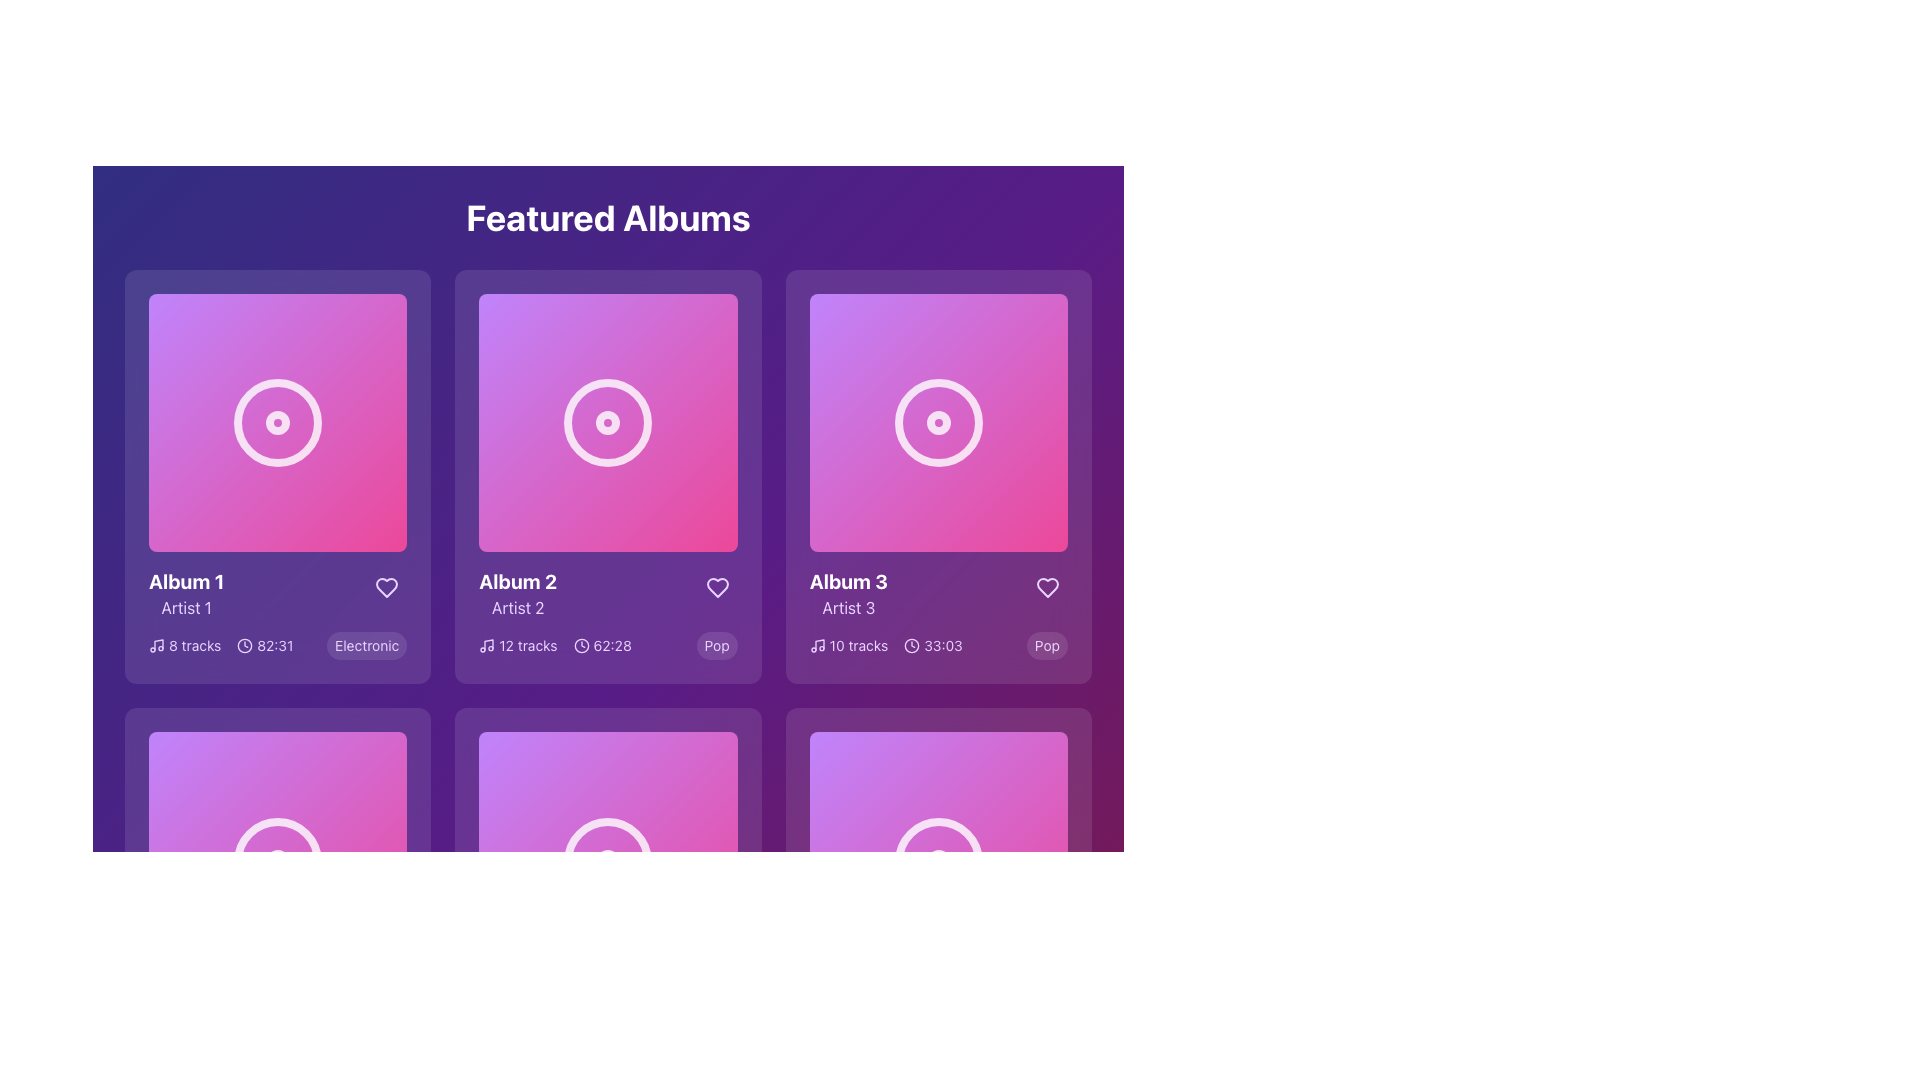 The width and height of the screenshot is (1920, 1080). What do you see at coordinates (518, 582) in the screenshot?
I see `the album title text label located in the first row of the second column of the album grid` at bounding box center [518, 582].